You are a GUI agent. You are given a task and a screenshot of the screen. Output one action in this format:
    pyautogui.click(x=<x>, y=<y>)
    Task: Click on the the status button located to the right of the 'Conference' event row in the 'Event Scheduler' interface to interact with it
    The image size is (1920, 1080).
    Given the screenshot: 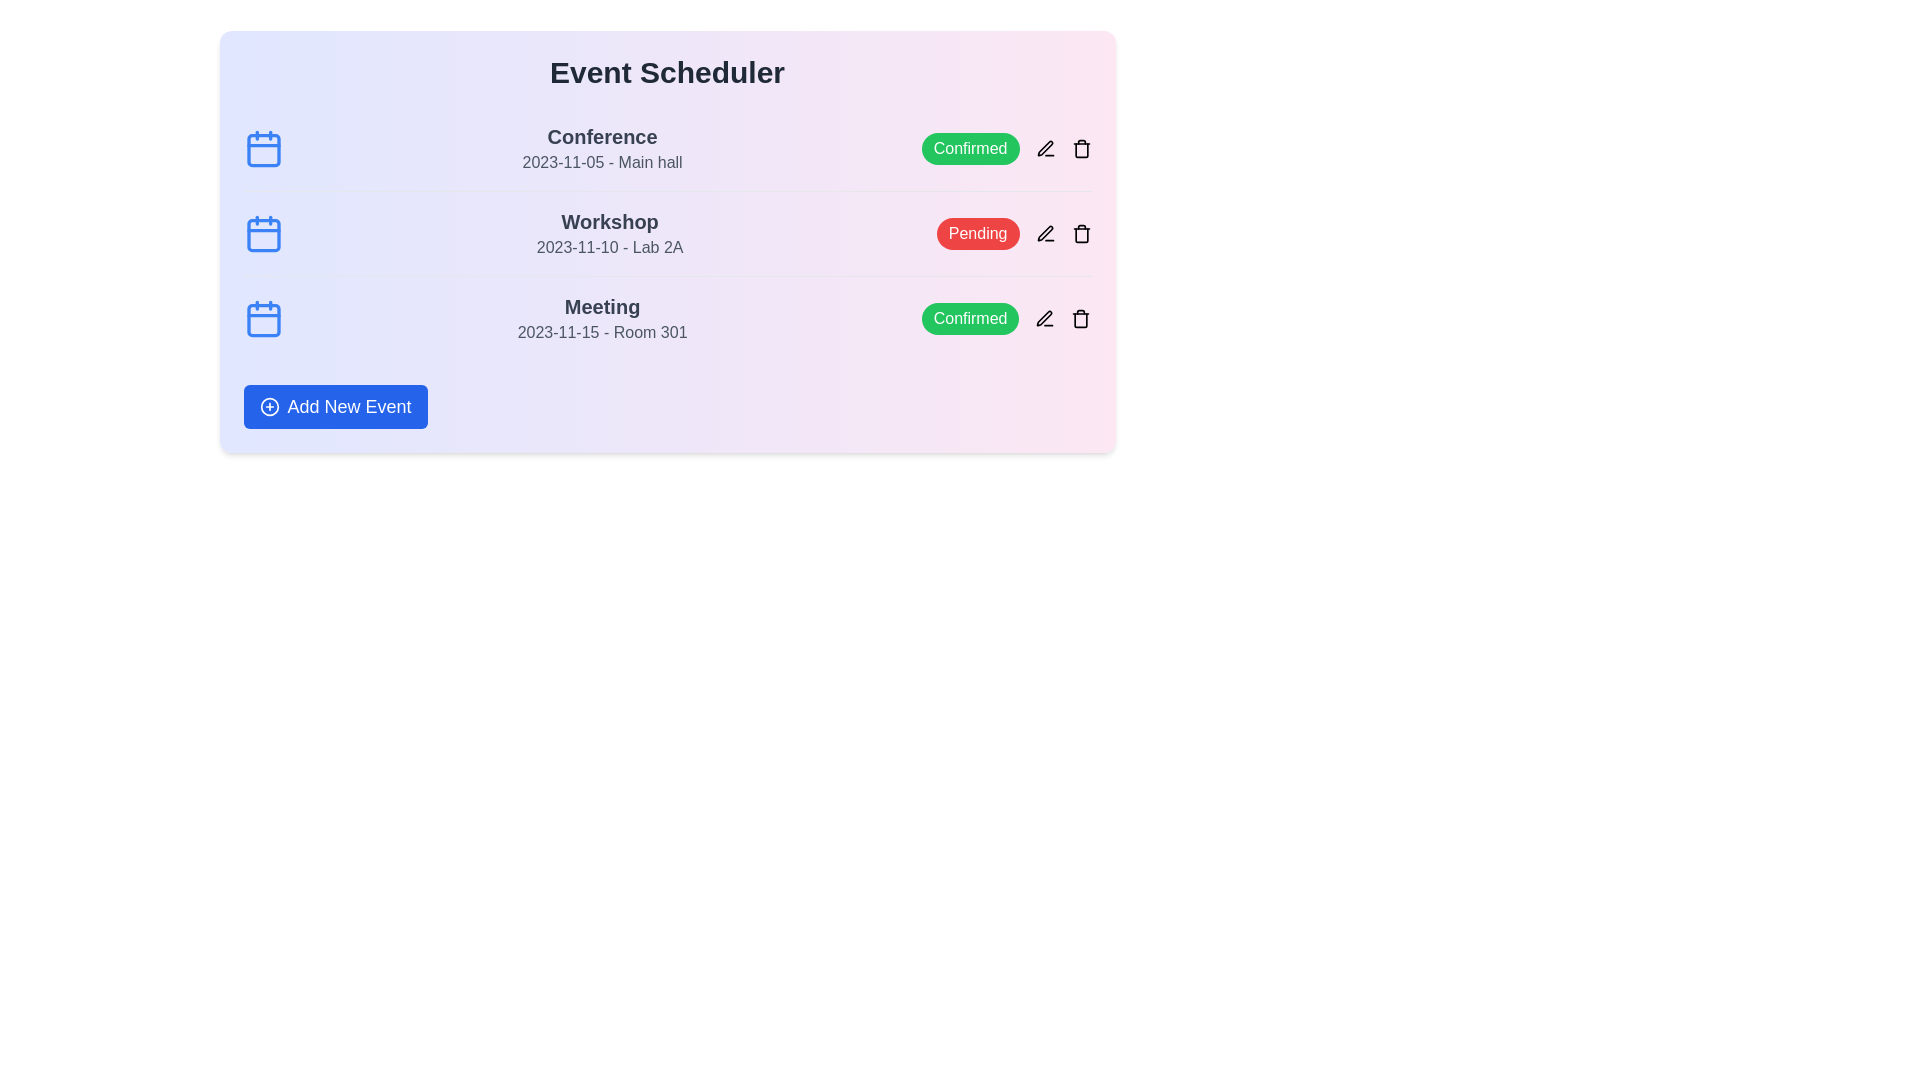 What is the action you would take?
    pyautogui.click(x=970, y=148)
    